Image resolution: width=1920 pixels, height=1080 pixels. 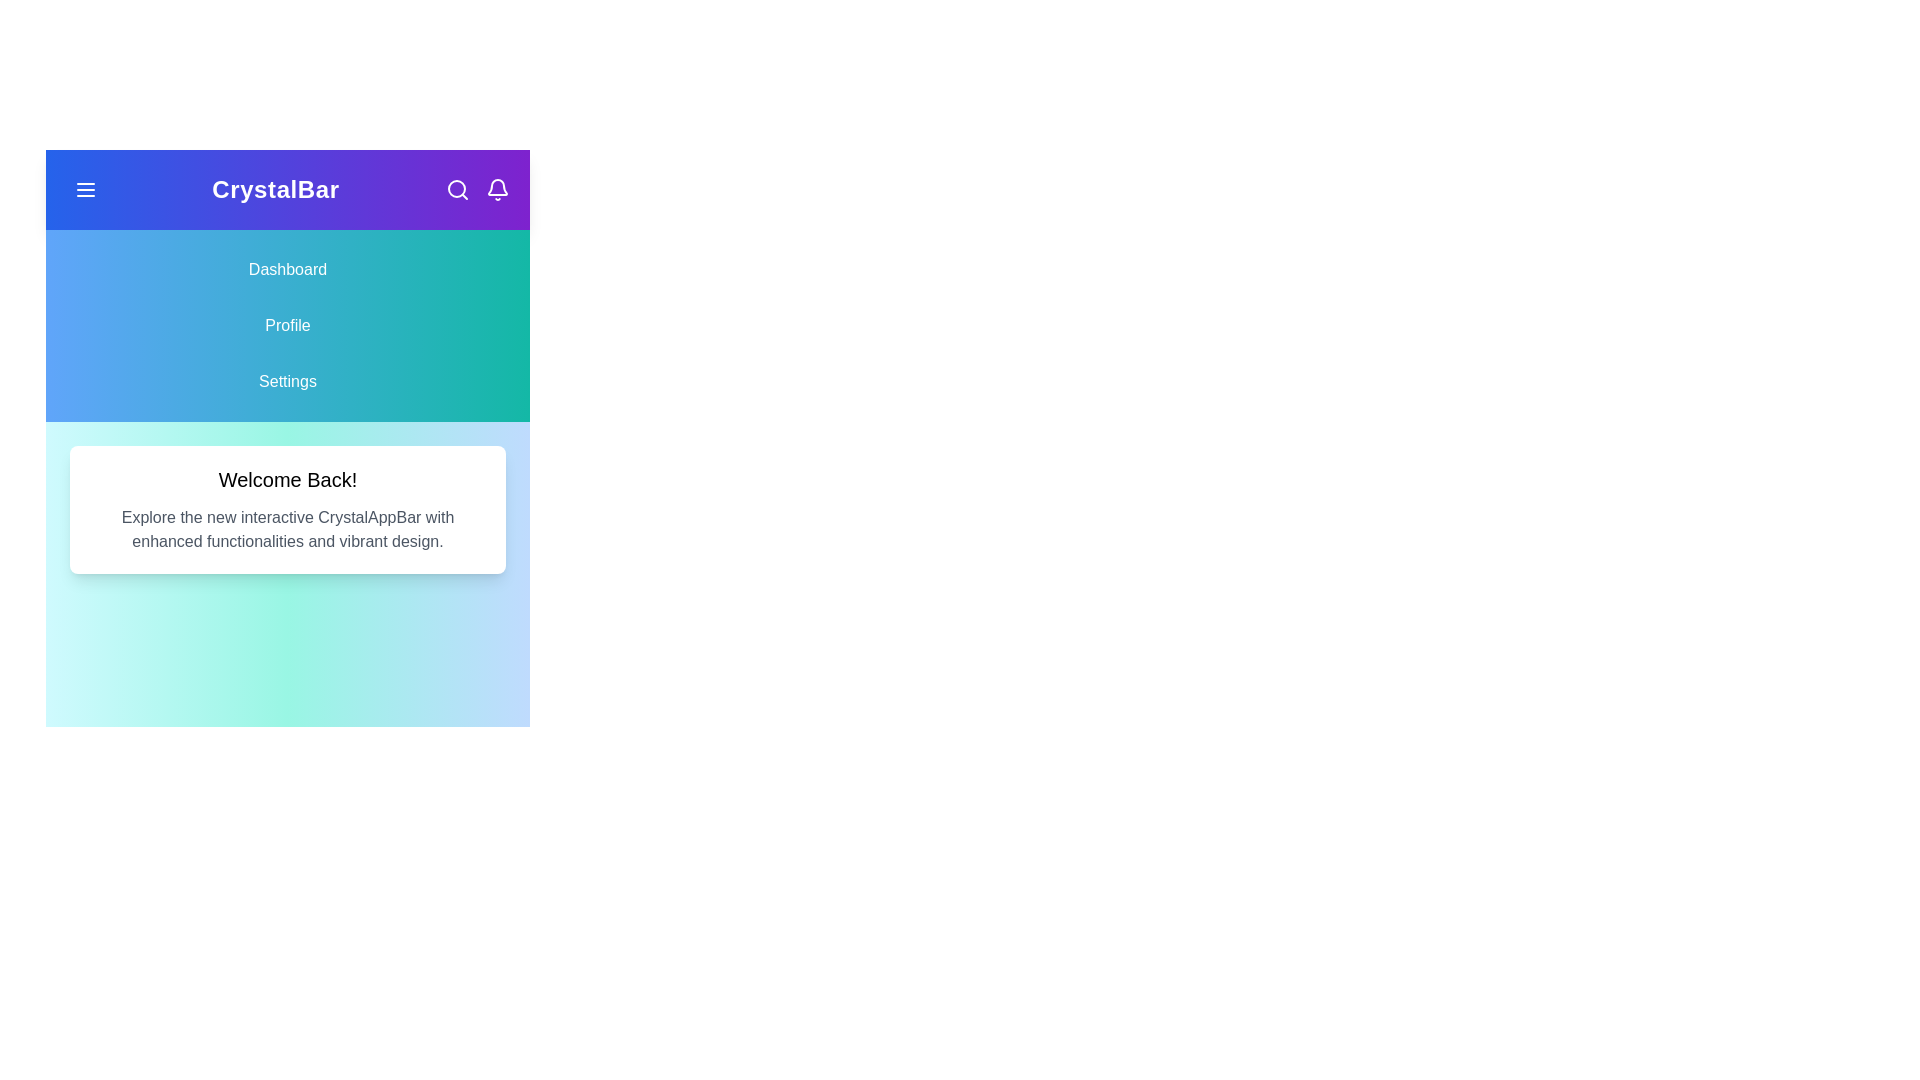 I want to click on the notification bell icon to view notifications, so click(x=498, y=189).